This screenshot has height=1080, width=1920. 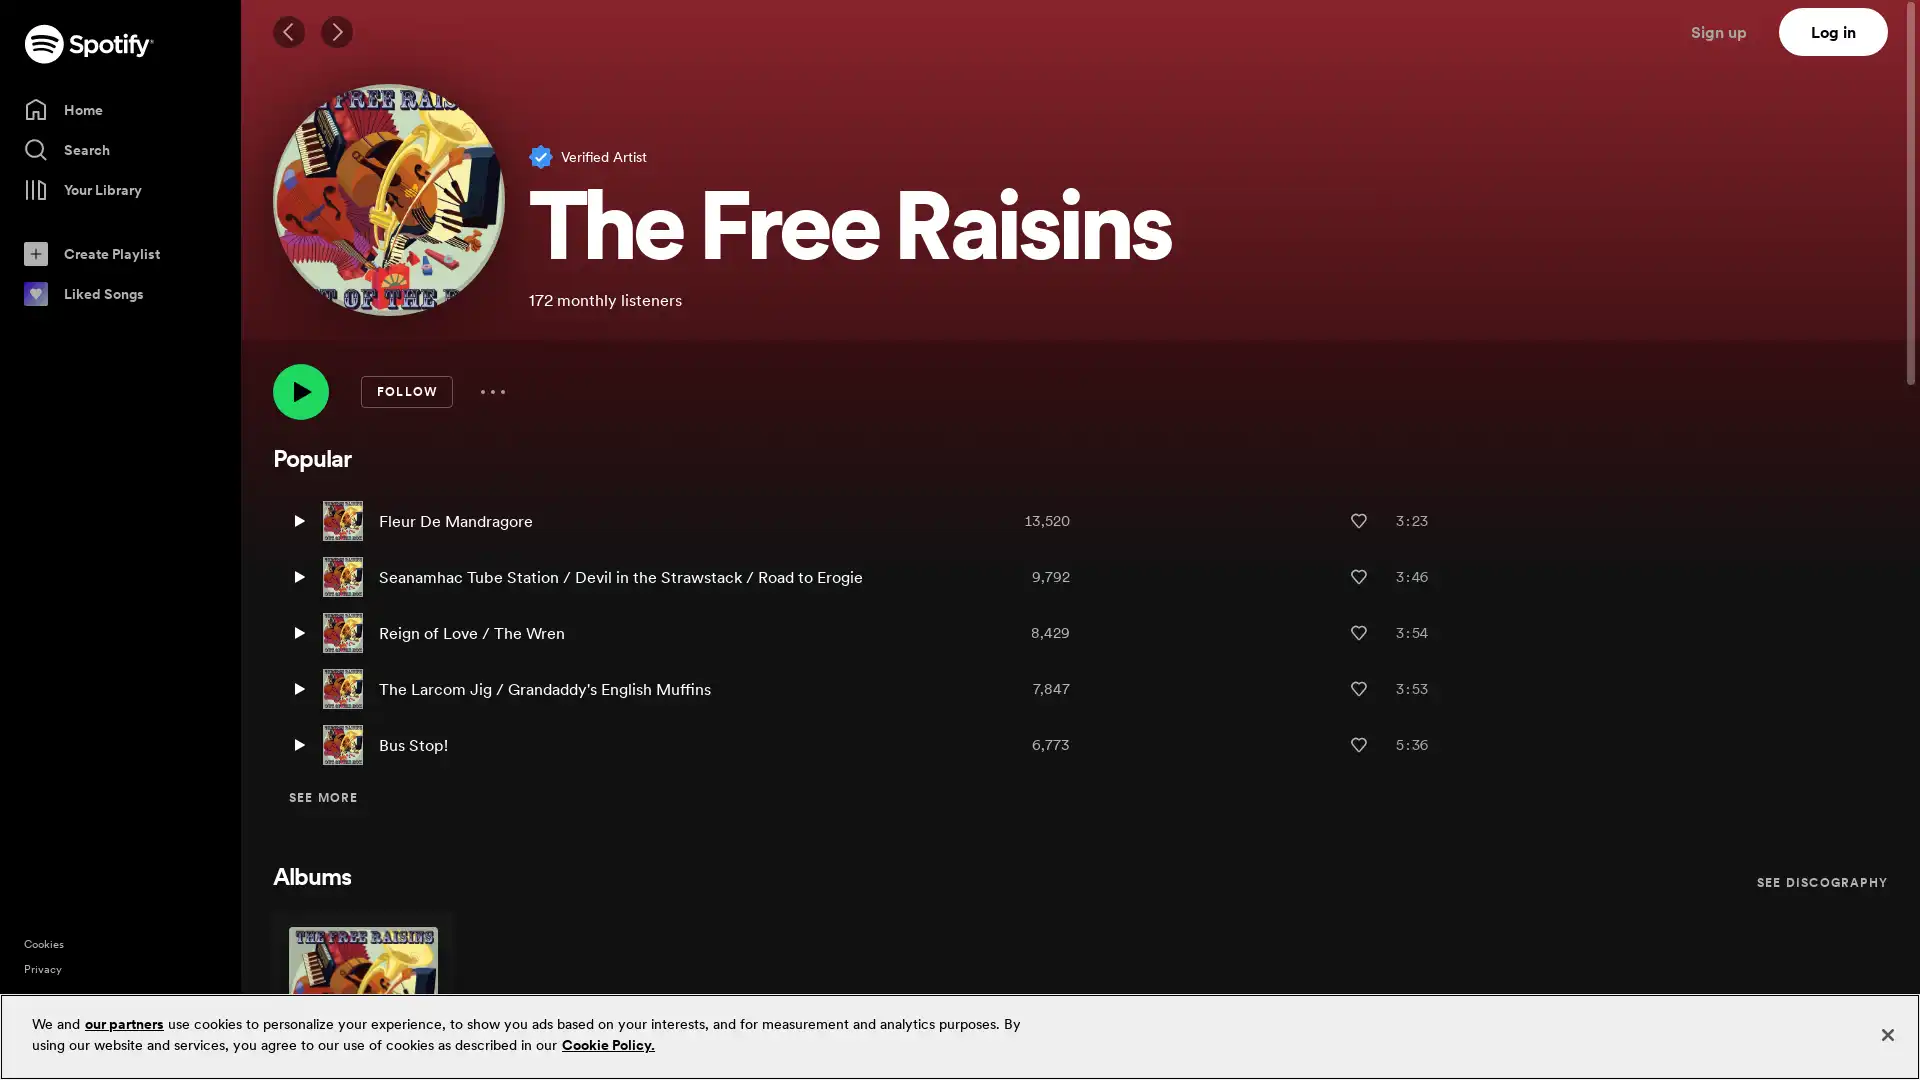 What do you see at coordinates (297, 577) in the screenshot?
I see `Play Seanamhac Tube Station / Devil in the Strawstack / Road to Erogie by The Free Raisins` at bounding box center [297, 577].